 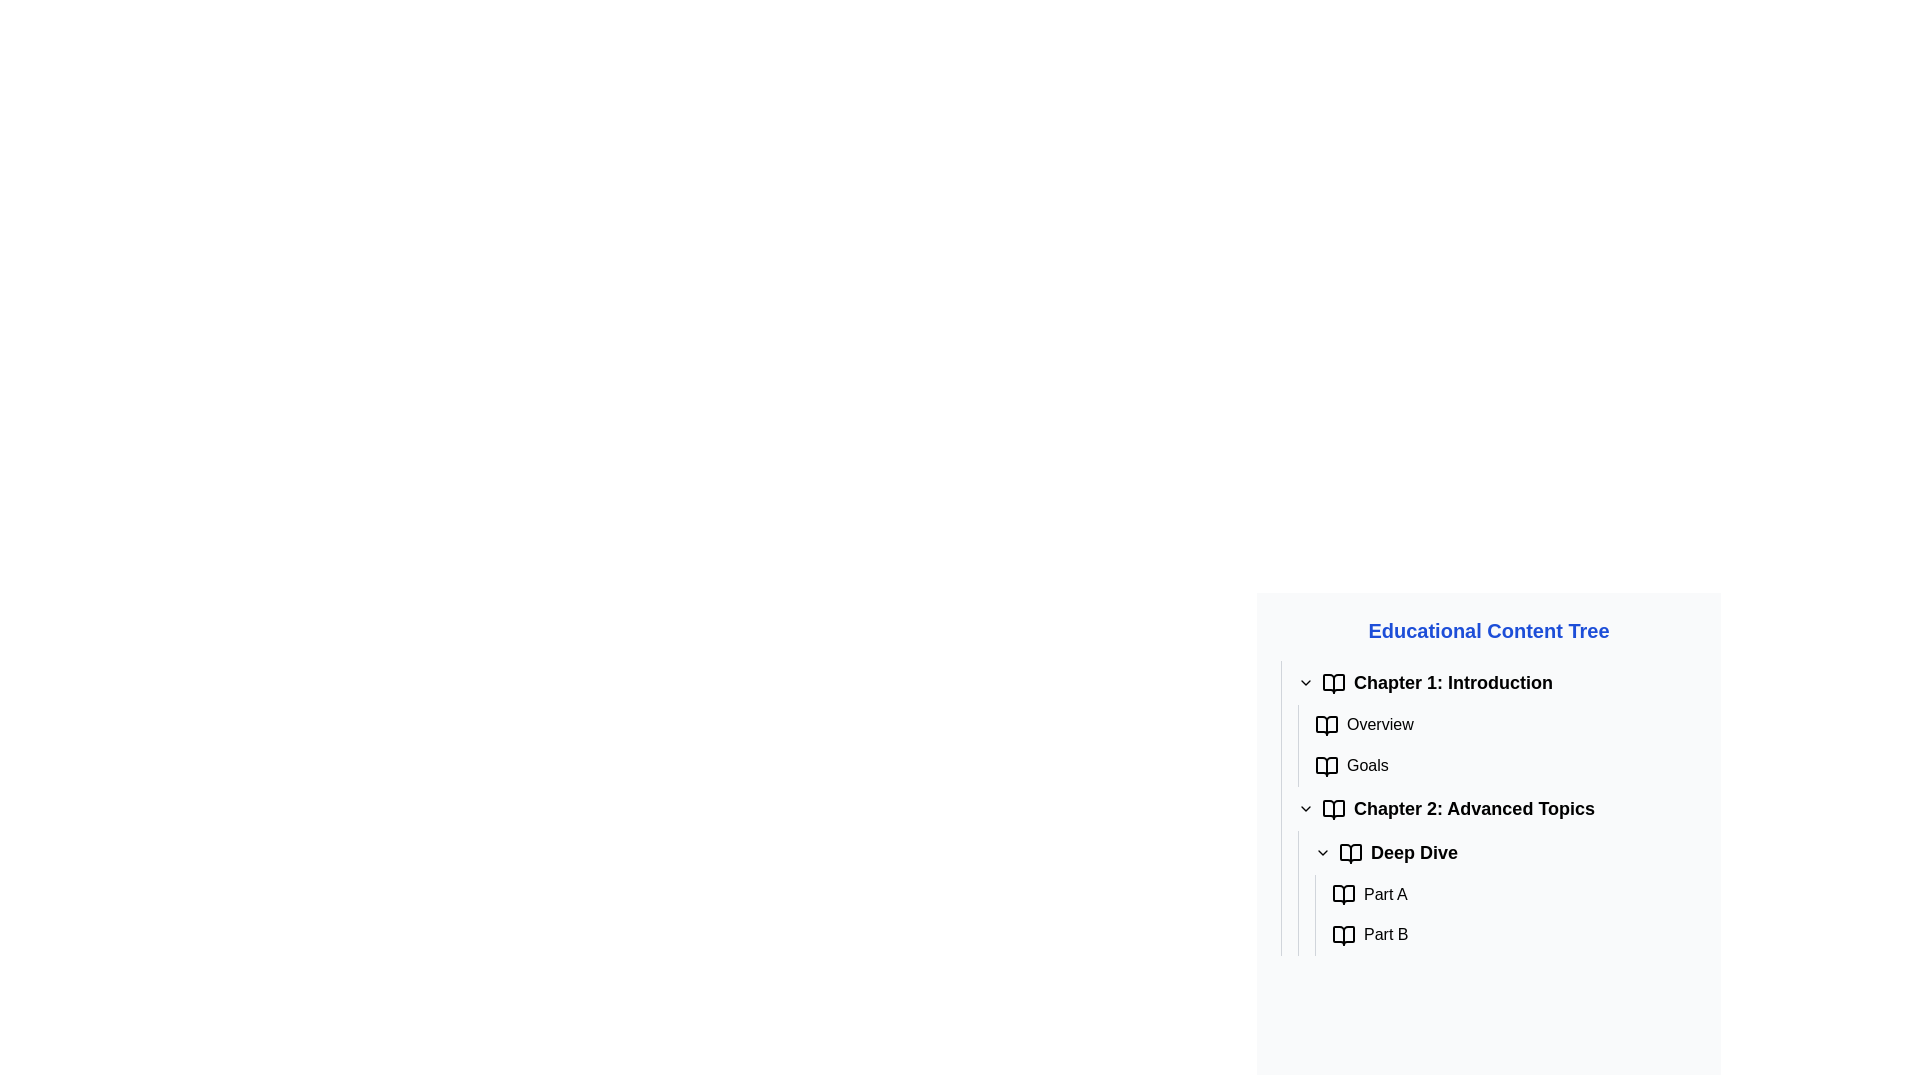 I want to click on the book icon located at the start of the line containing the heading 'Chapter 1: Introduction', so click(x=1334, y=682).